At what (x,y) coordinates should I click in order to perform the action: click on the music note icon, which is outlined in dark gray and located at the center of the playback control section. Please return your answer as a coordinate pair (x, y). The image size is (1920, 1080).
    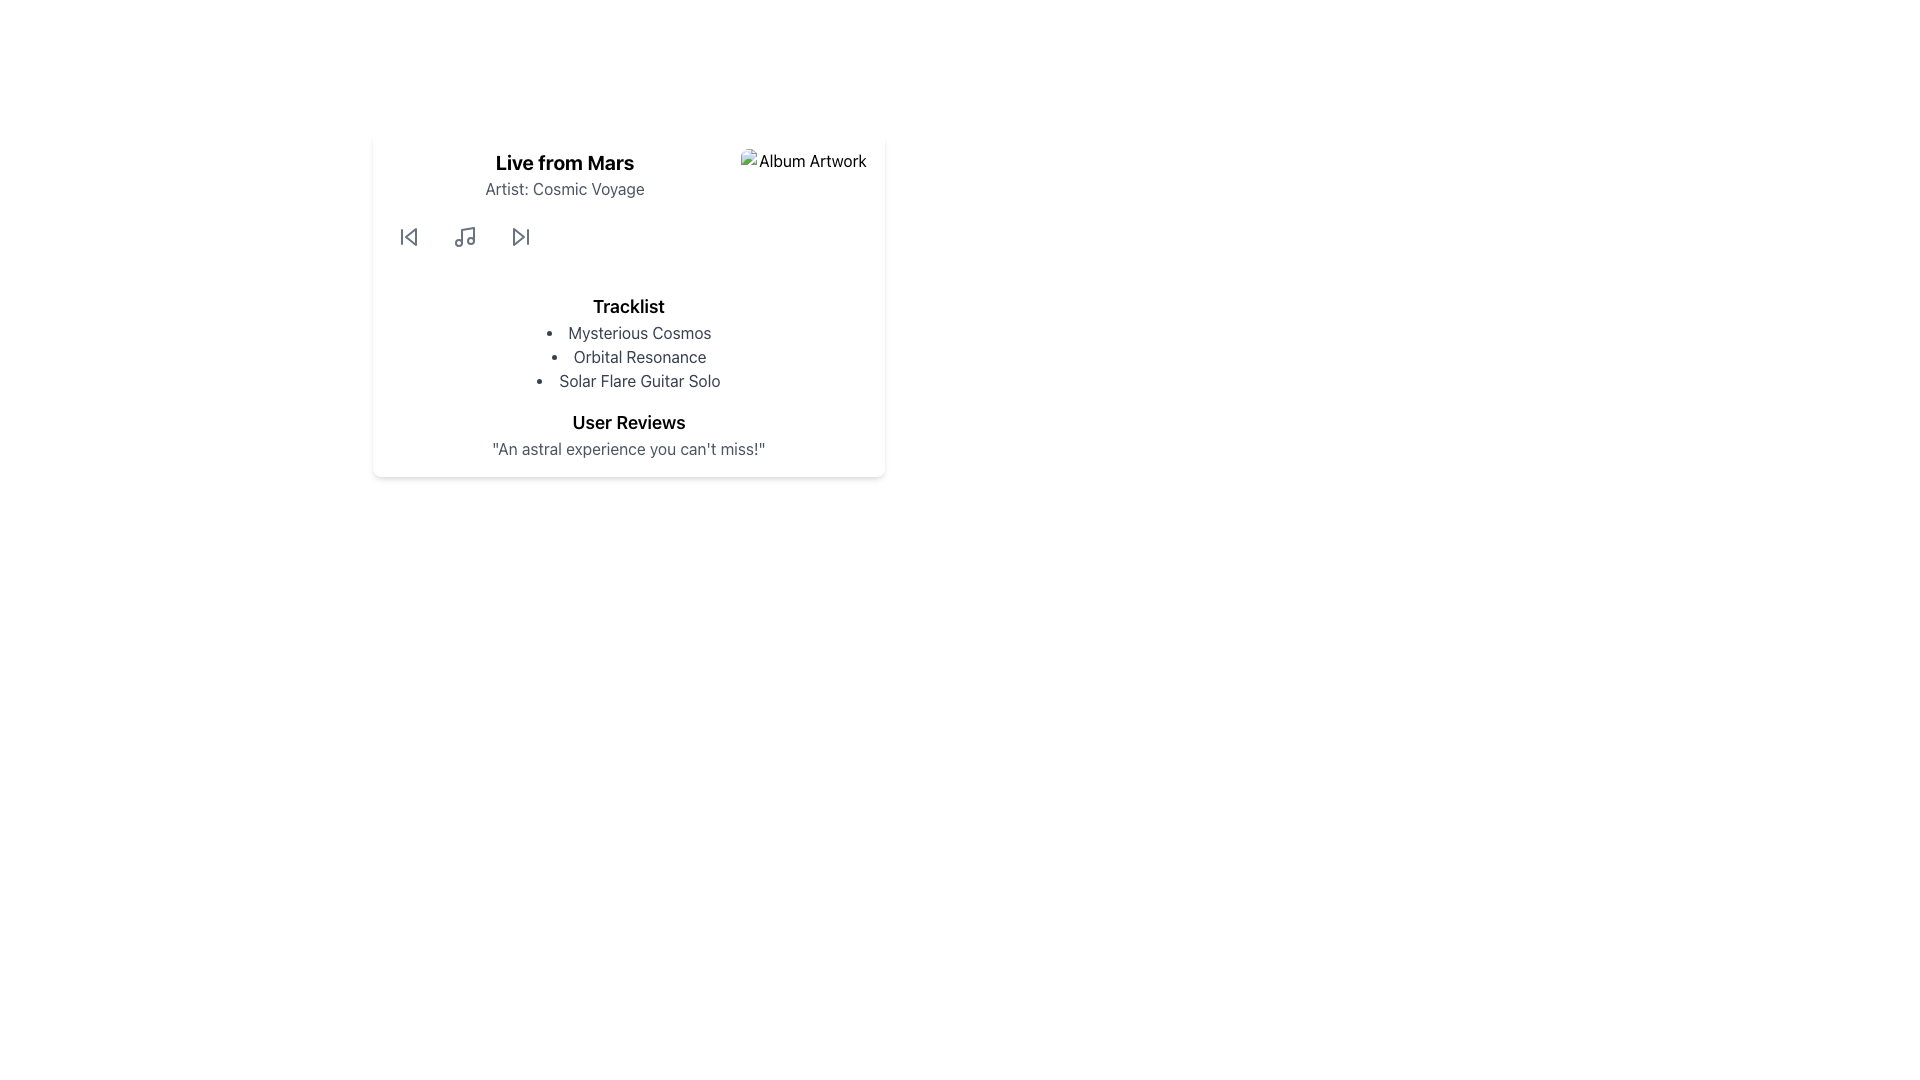
    Looking at the image, I should click on (464, 235).